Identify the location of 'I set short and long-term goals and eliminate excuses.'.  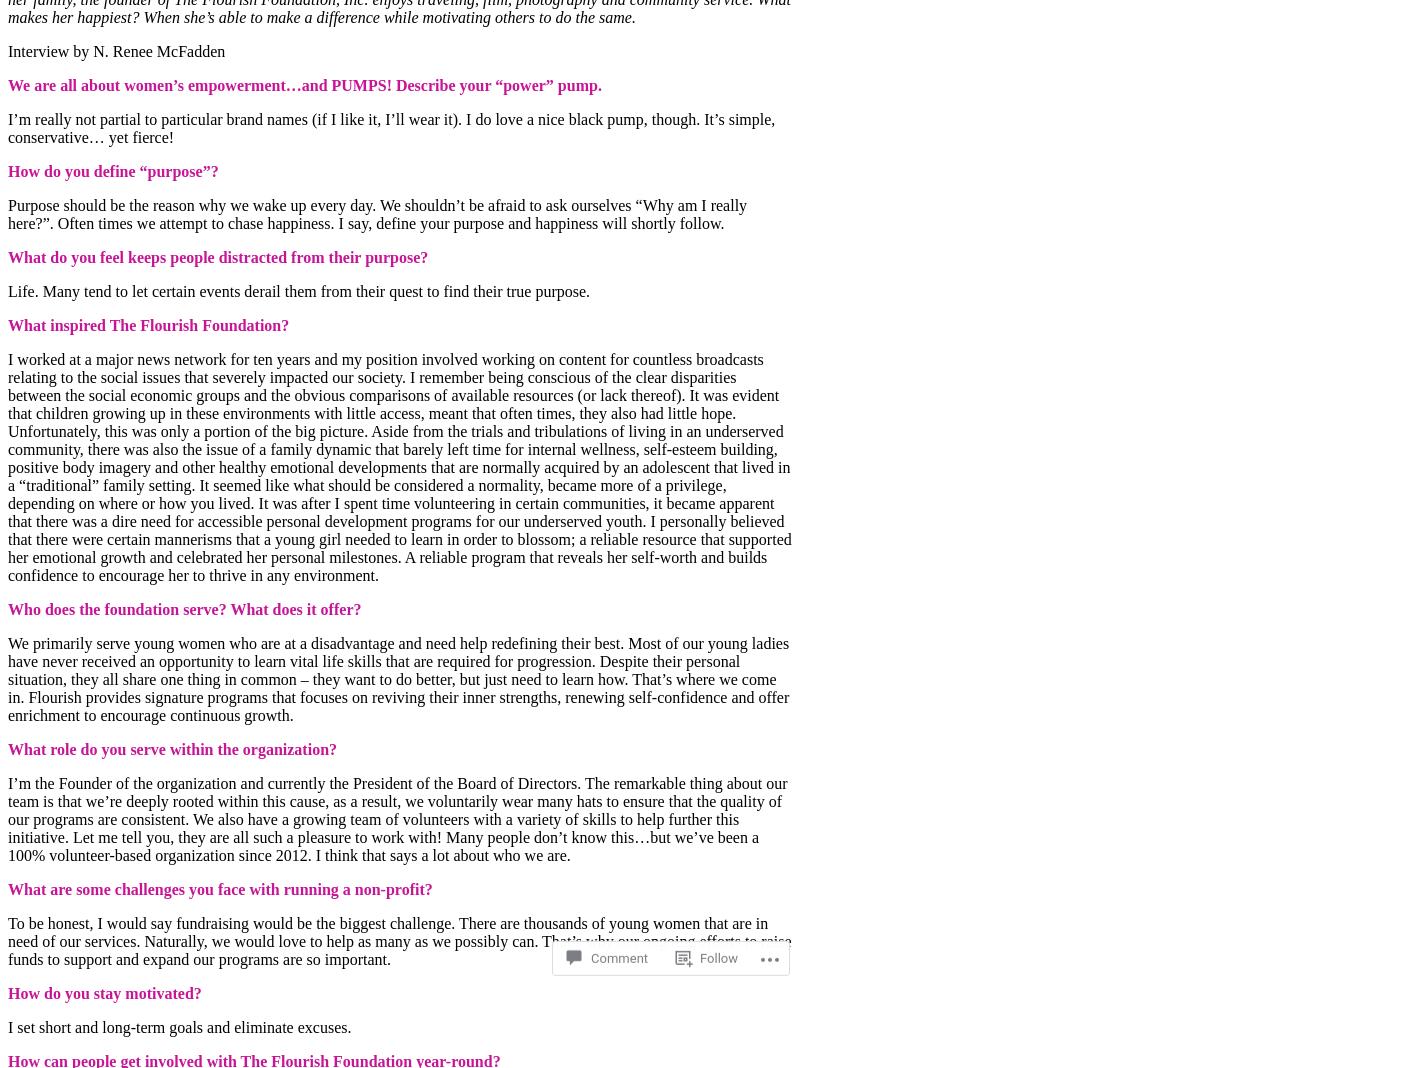
(178, 1026).